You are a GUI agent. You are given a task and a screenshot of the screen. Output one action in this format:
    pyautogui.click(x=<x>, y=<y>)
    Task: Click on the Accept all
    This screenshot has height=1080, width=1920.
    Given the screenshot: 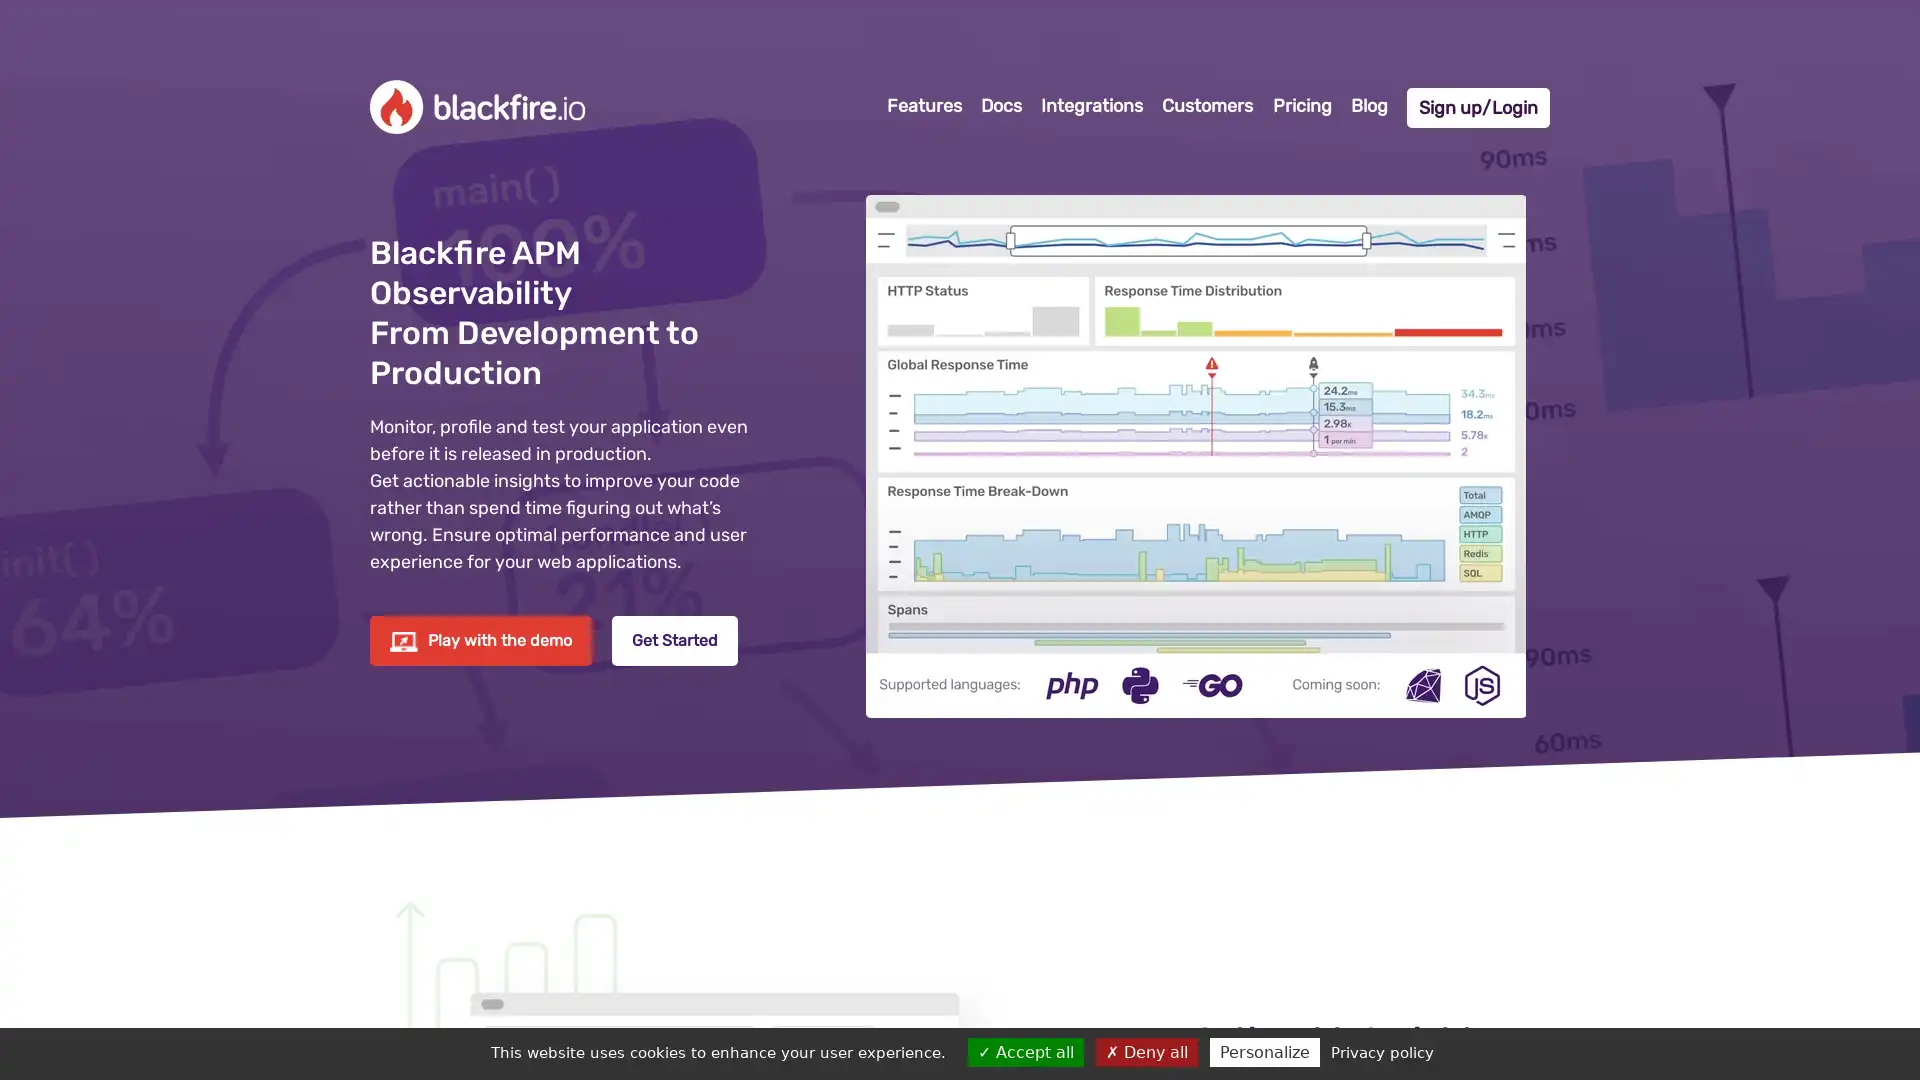 What is the action you would take?
    pyautogui.click(x=1025, y=1051)
    